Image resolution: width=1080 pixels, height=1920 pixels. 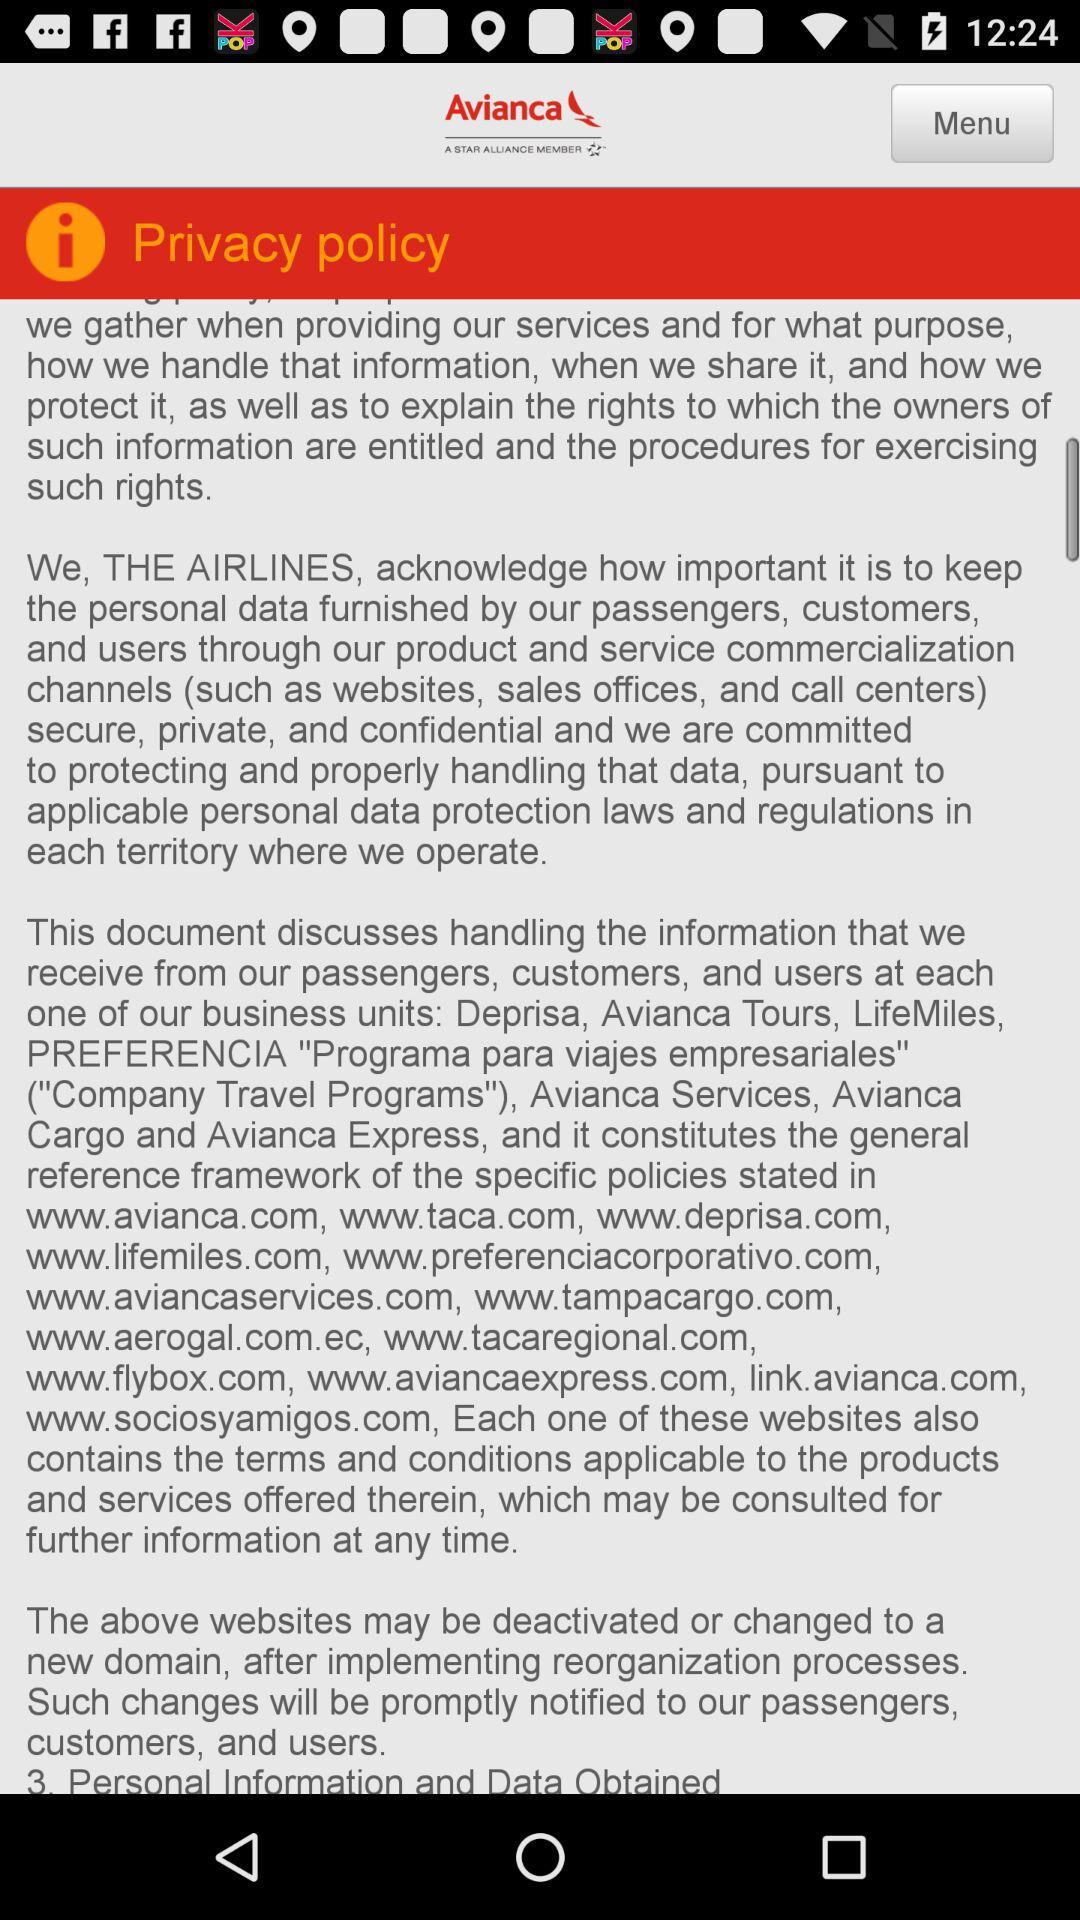 What do you see at coordinates (971, 122) in the screenshot?
I see `the item above the 1 who we` at bounding box center [971, 122].